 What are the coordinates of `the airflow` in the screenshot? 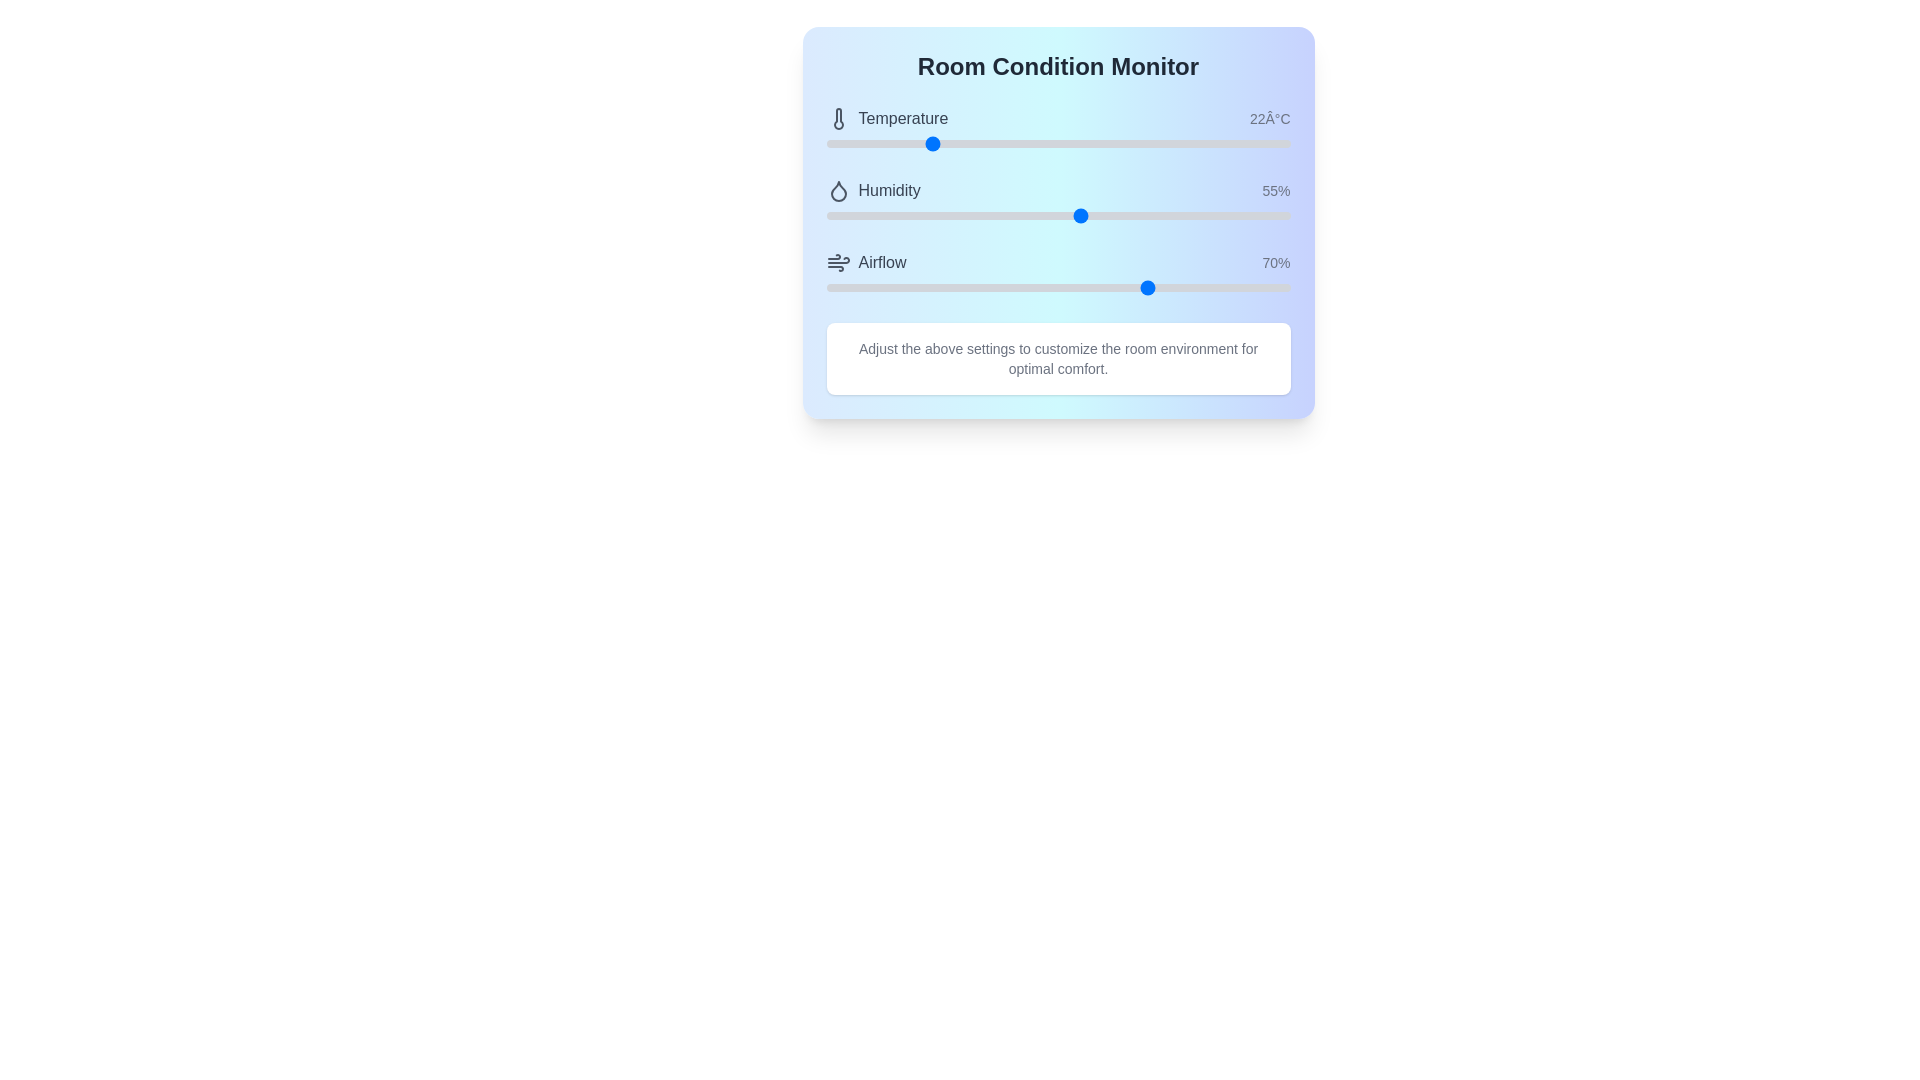 It's located at (1233, 288).